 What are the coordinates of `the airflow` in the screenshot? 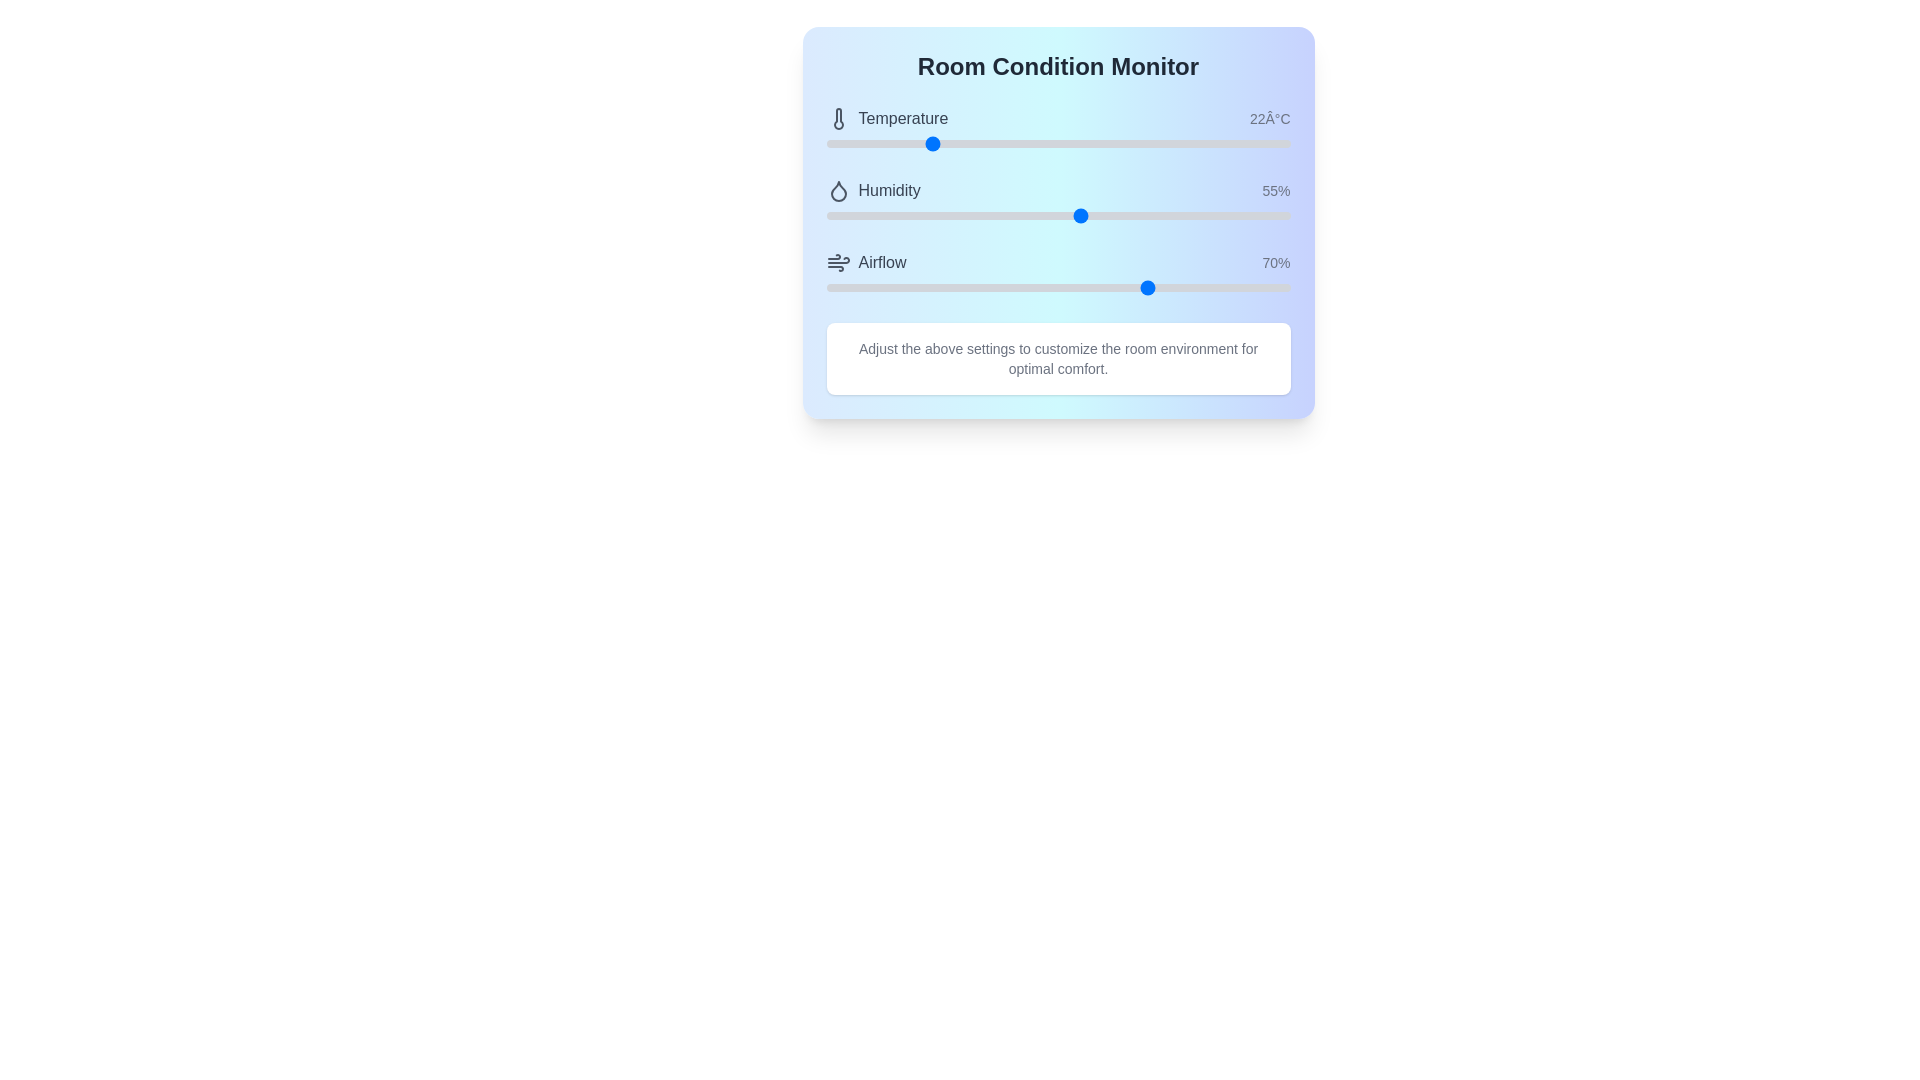 It's located at (1233, 288).